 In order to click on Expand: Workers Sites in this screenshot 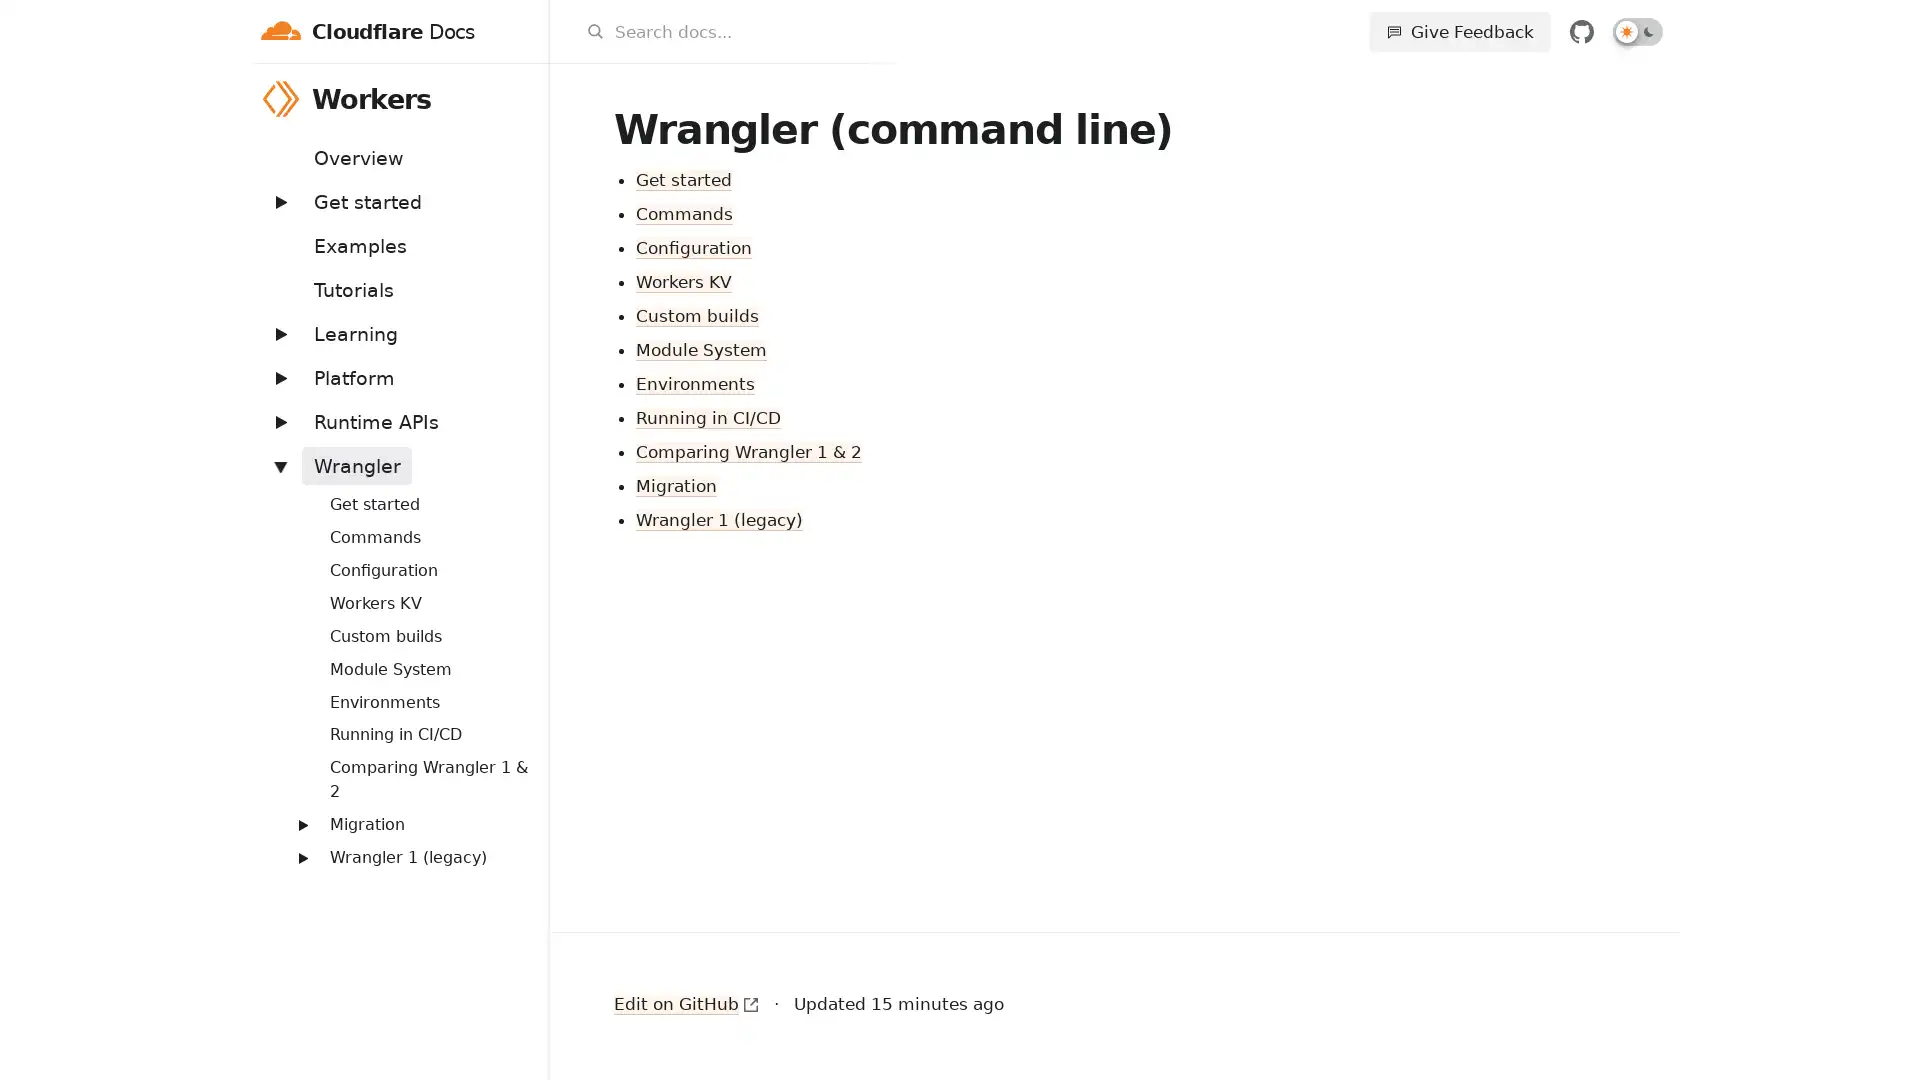, I will do `click(291, 910)`.